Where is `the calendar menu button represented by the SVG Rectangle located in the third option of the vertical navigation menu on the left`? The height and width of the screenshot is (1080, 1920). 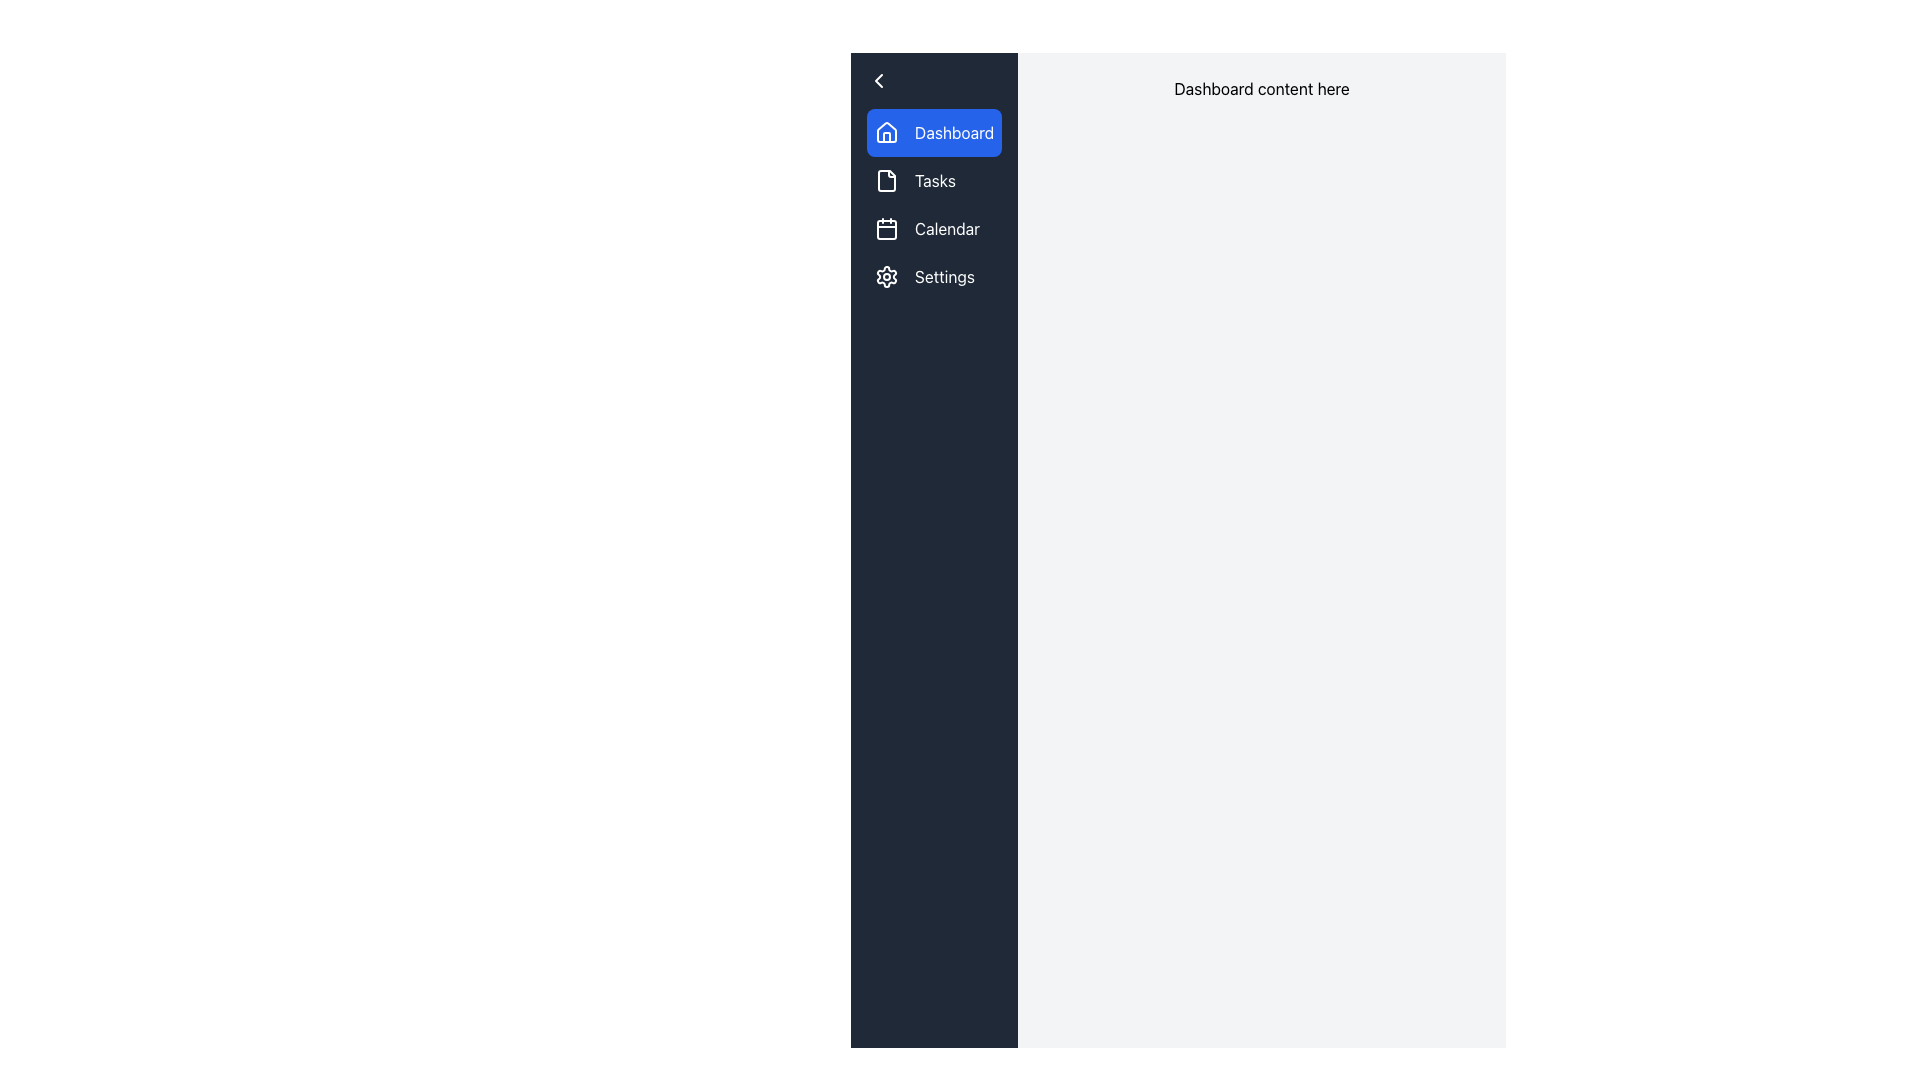
the calendar menu button represented by the SVG Rectangle located in the third option of the vertical navigation menu on the left is located at coordinates (886, 229).